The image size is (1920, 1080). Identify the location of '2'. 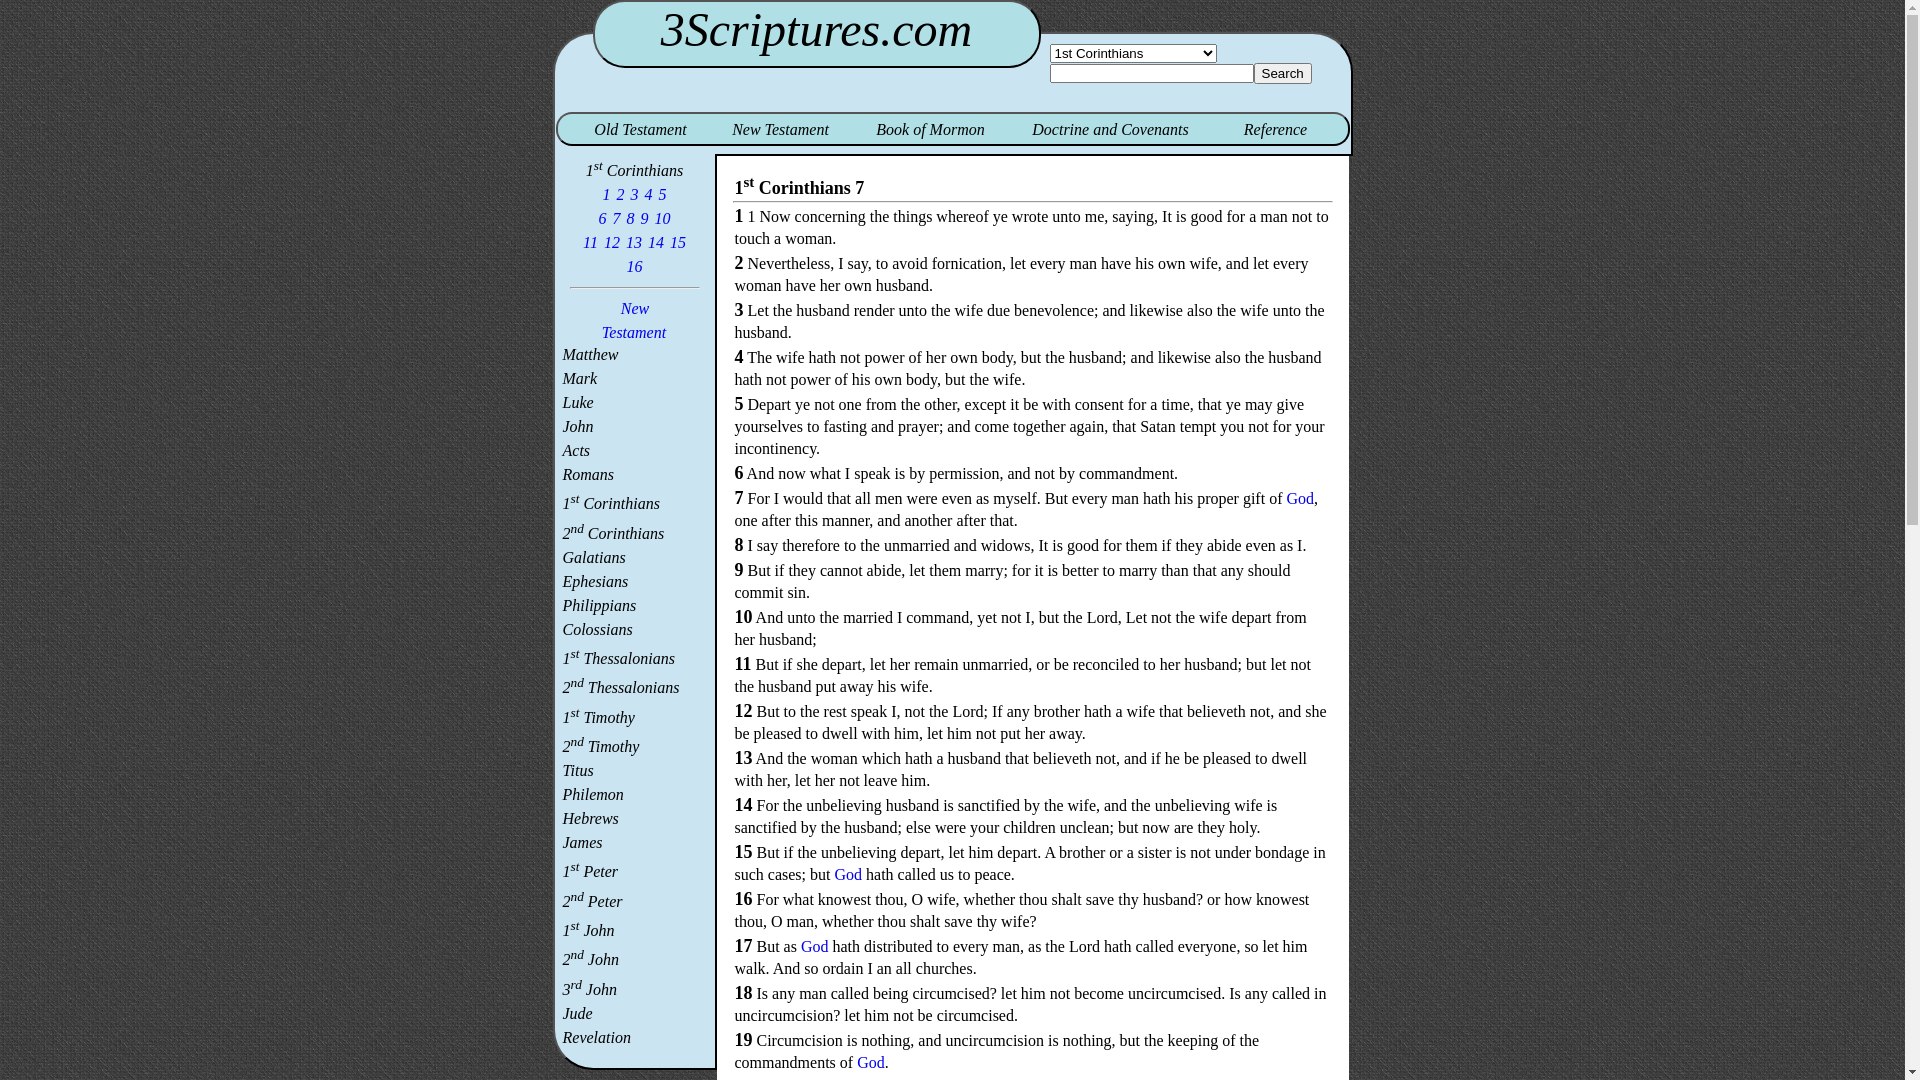
(619, 194).